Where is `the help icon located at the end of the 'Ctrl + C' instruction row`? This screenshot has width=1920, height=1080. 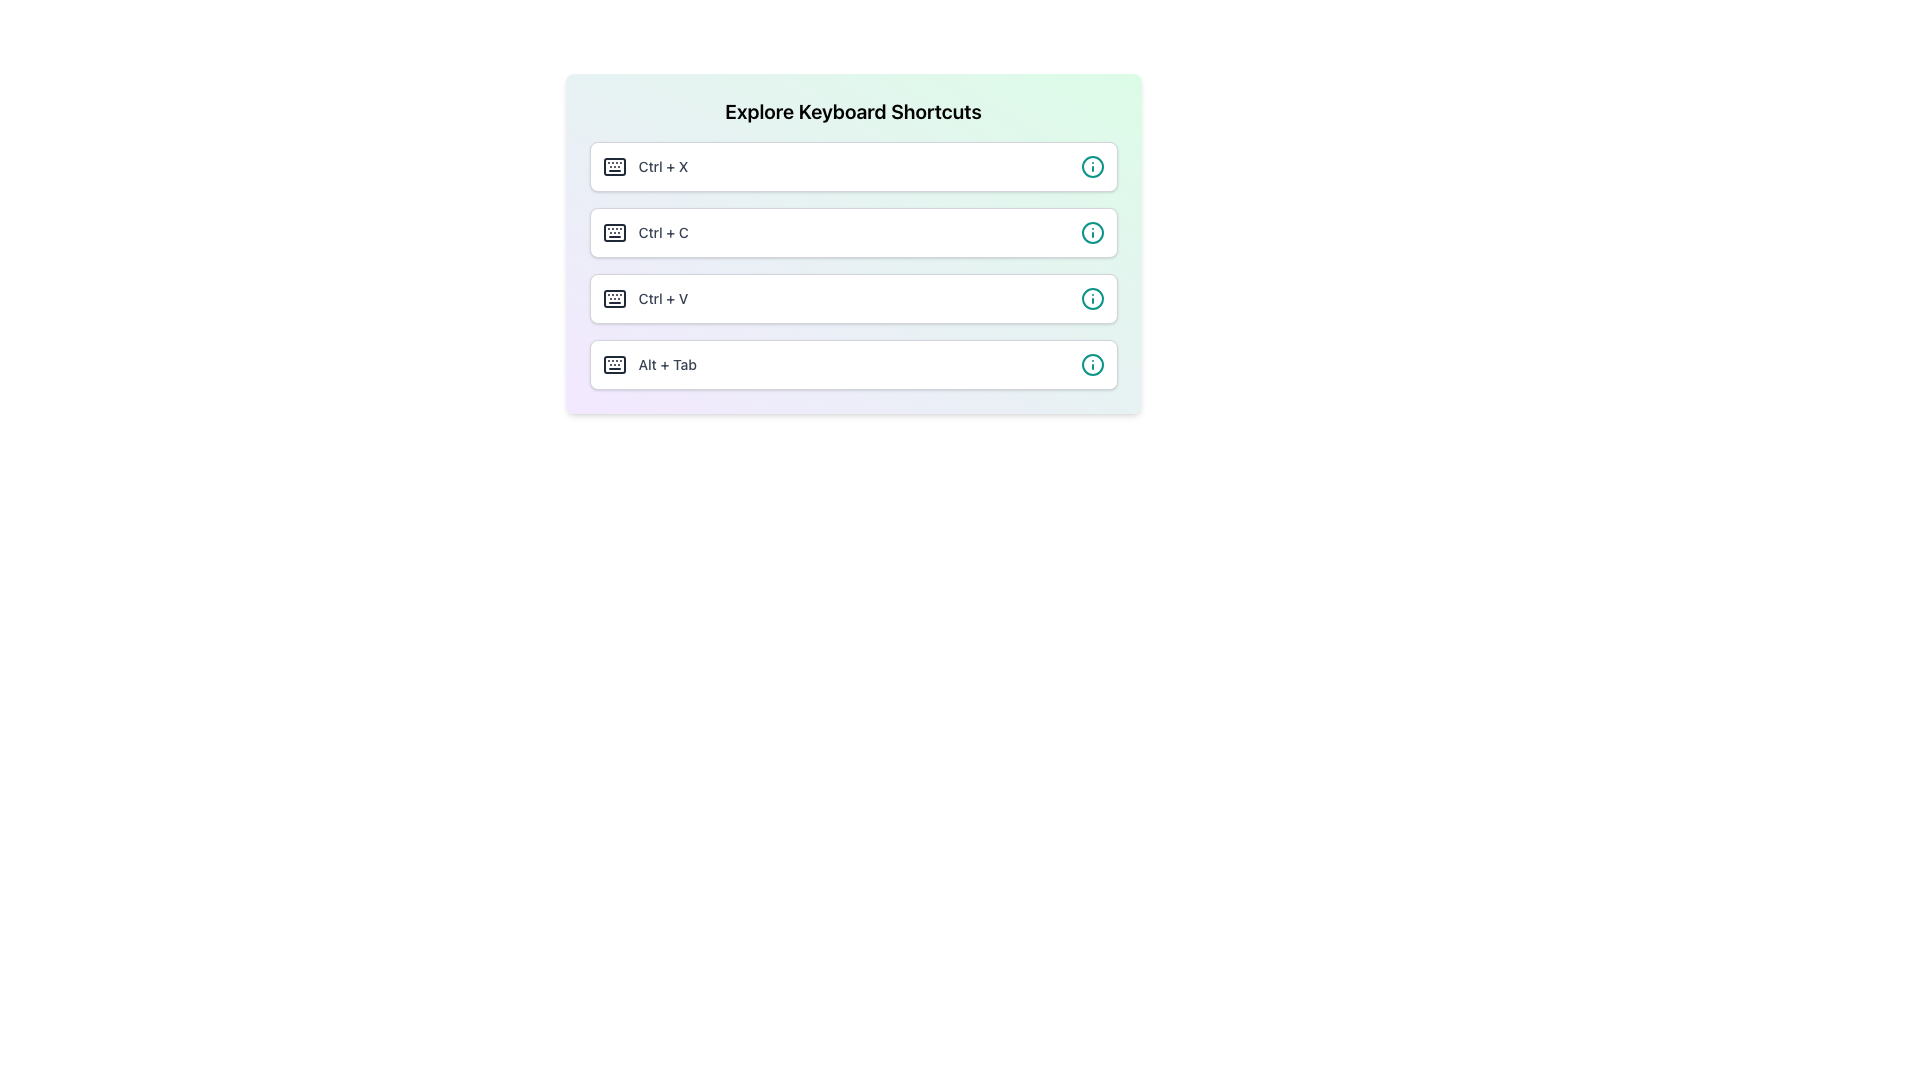
the help icon located at the end of the 'Ctrl + C' instruction row is located at coordinates (1091, 231).